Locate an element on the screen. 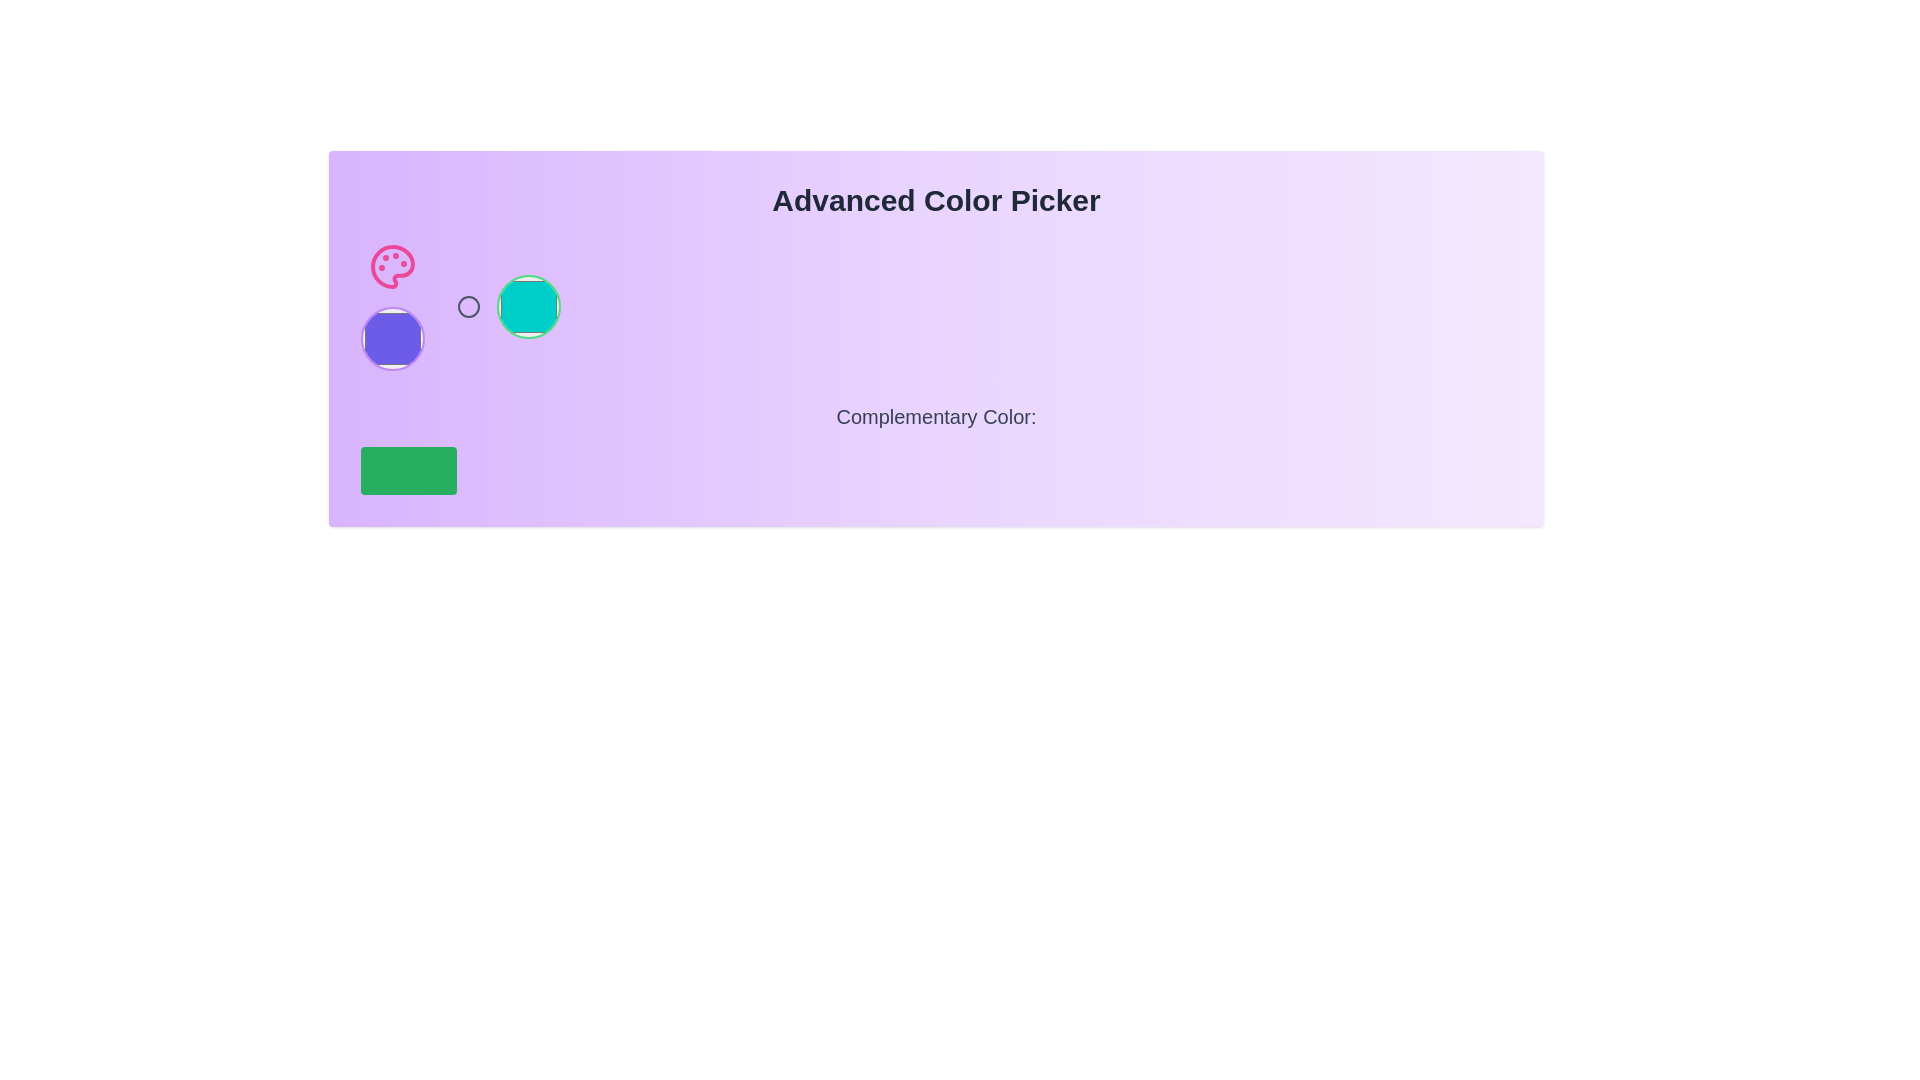  the vibrant purple circular Color selection button located beneath the palette symbol icon is located at coordinates (393, 307).